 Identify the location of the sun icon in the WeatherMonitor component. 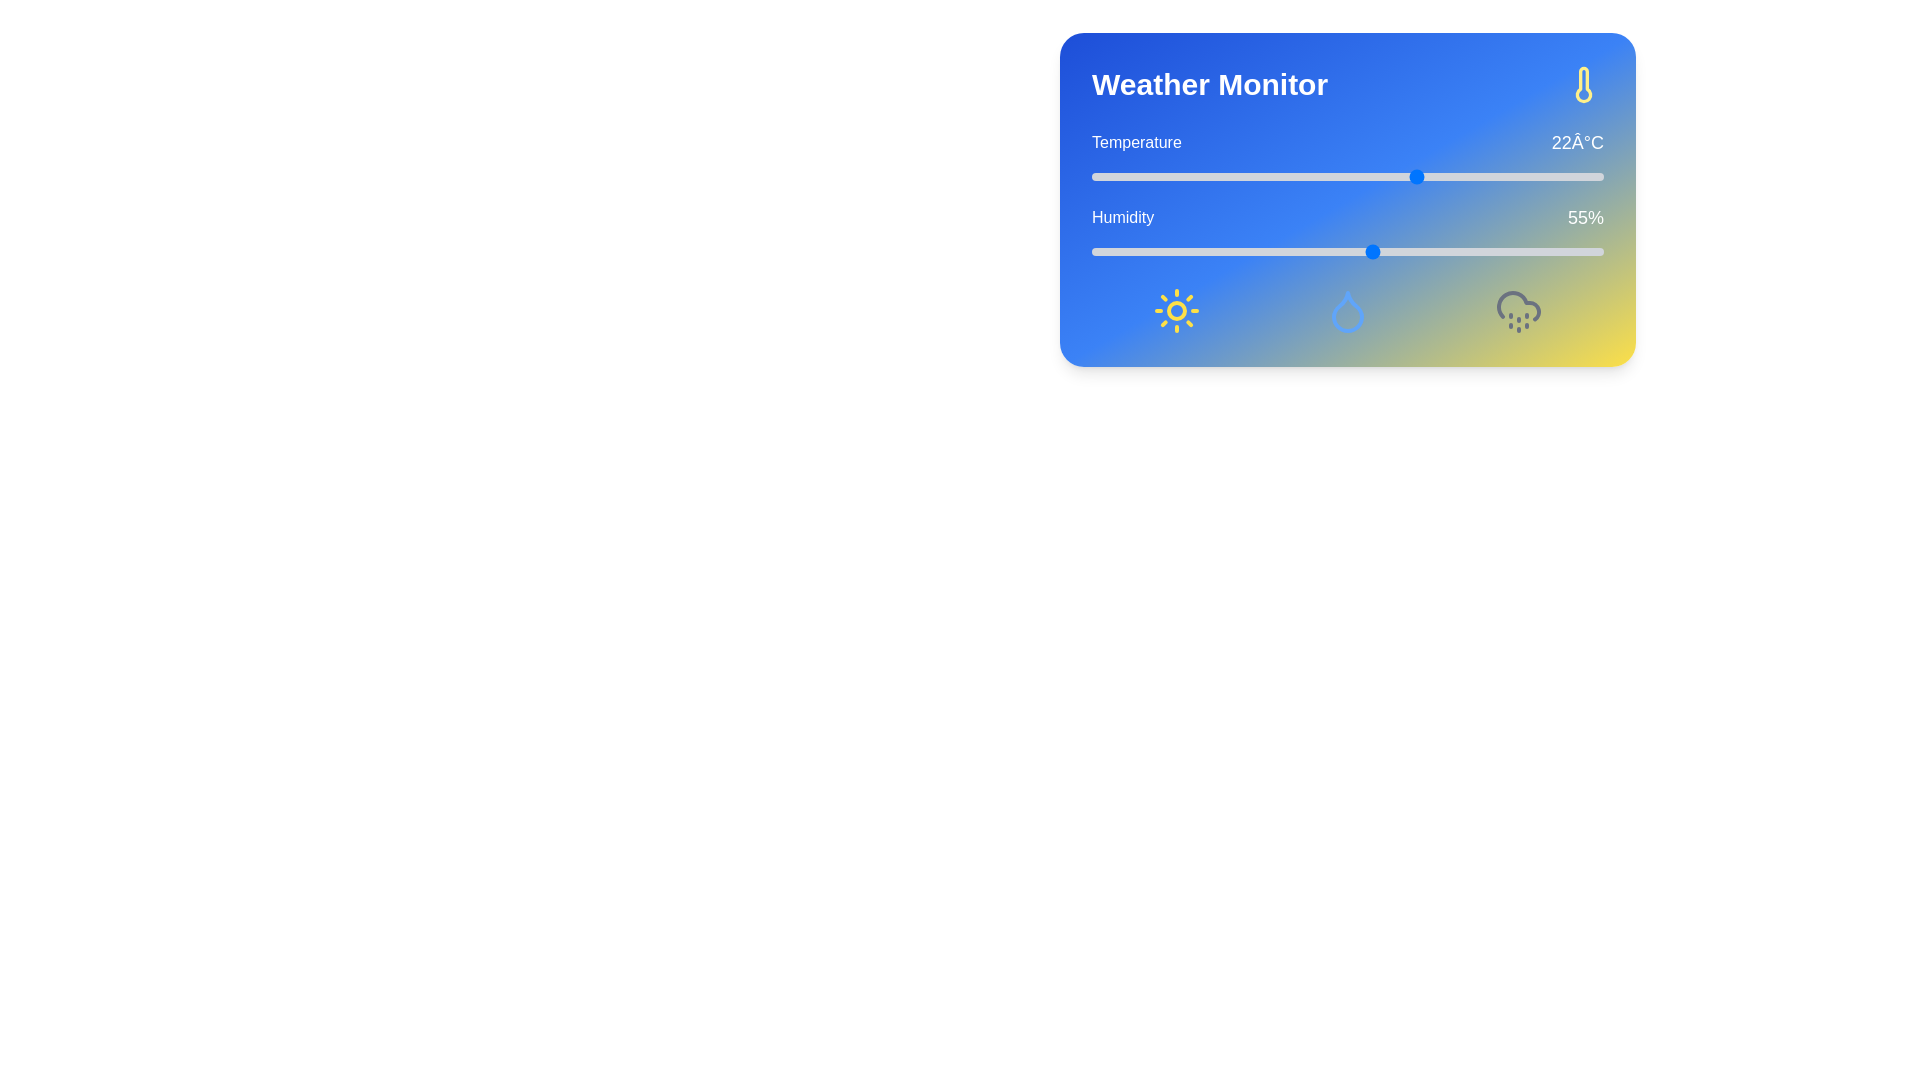
(1176, 311).